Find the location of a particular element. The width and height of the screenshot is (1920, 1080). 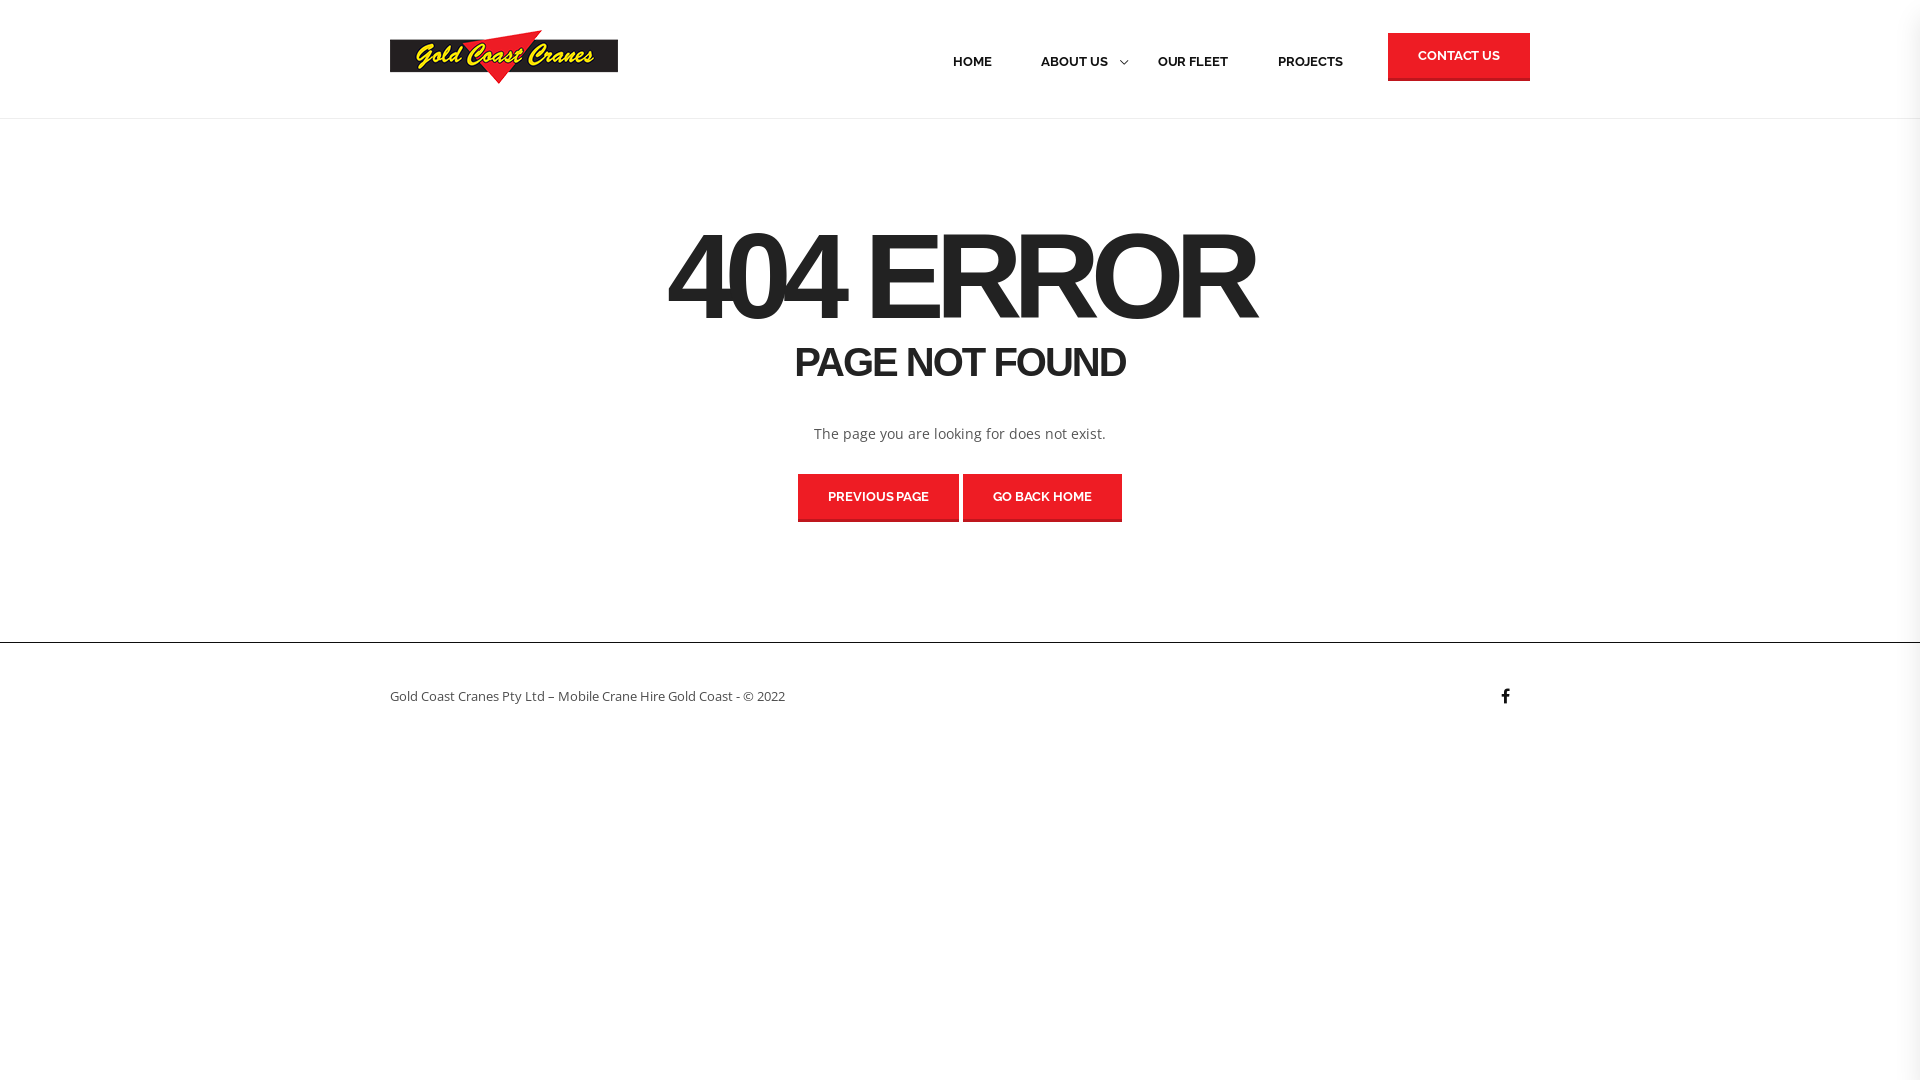

'GO BACK HOME' is located at coordinates (1041, 496).